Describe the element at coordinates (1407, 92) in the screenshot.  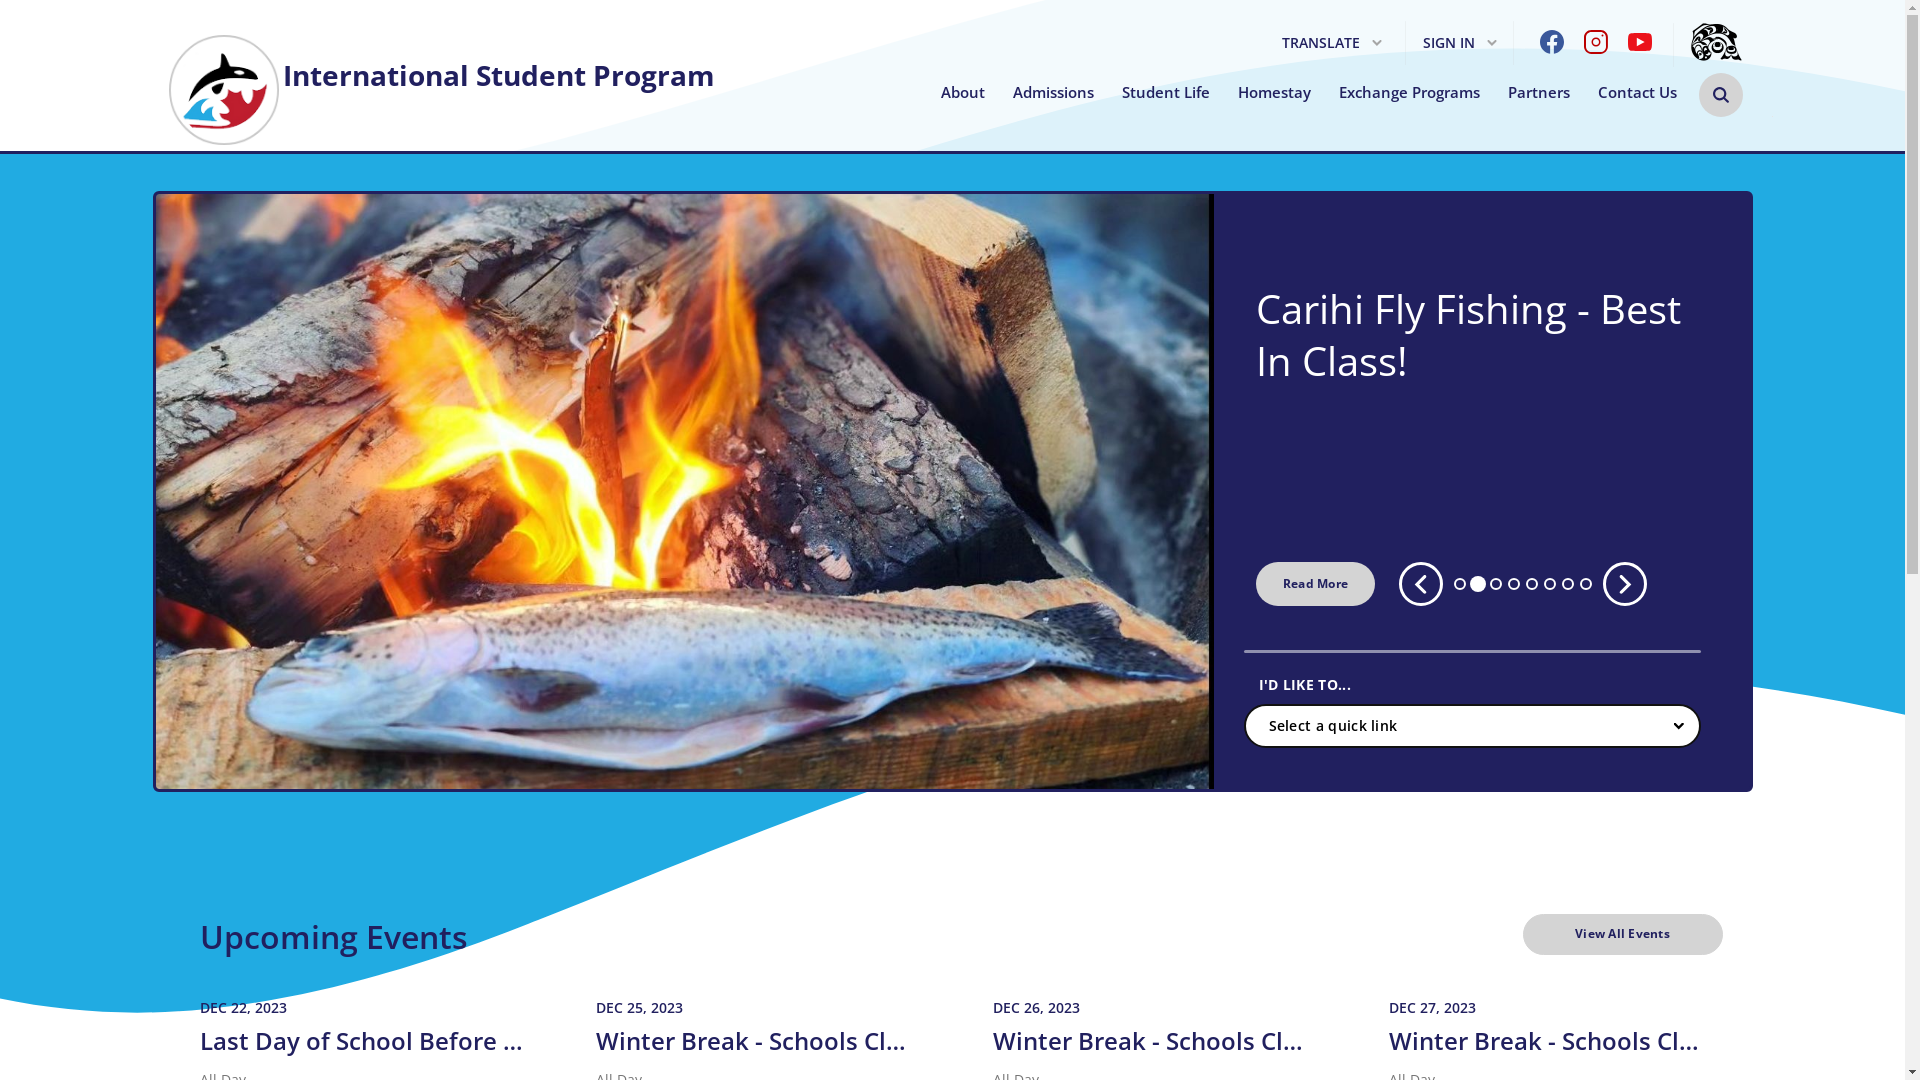
I see `'Exchange Programs'` at that location.